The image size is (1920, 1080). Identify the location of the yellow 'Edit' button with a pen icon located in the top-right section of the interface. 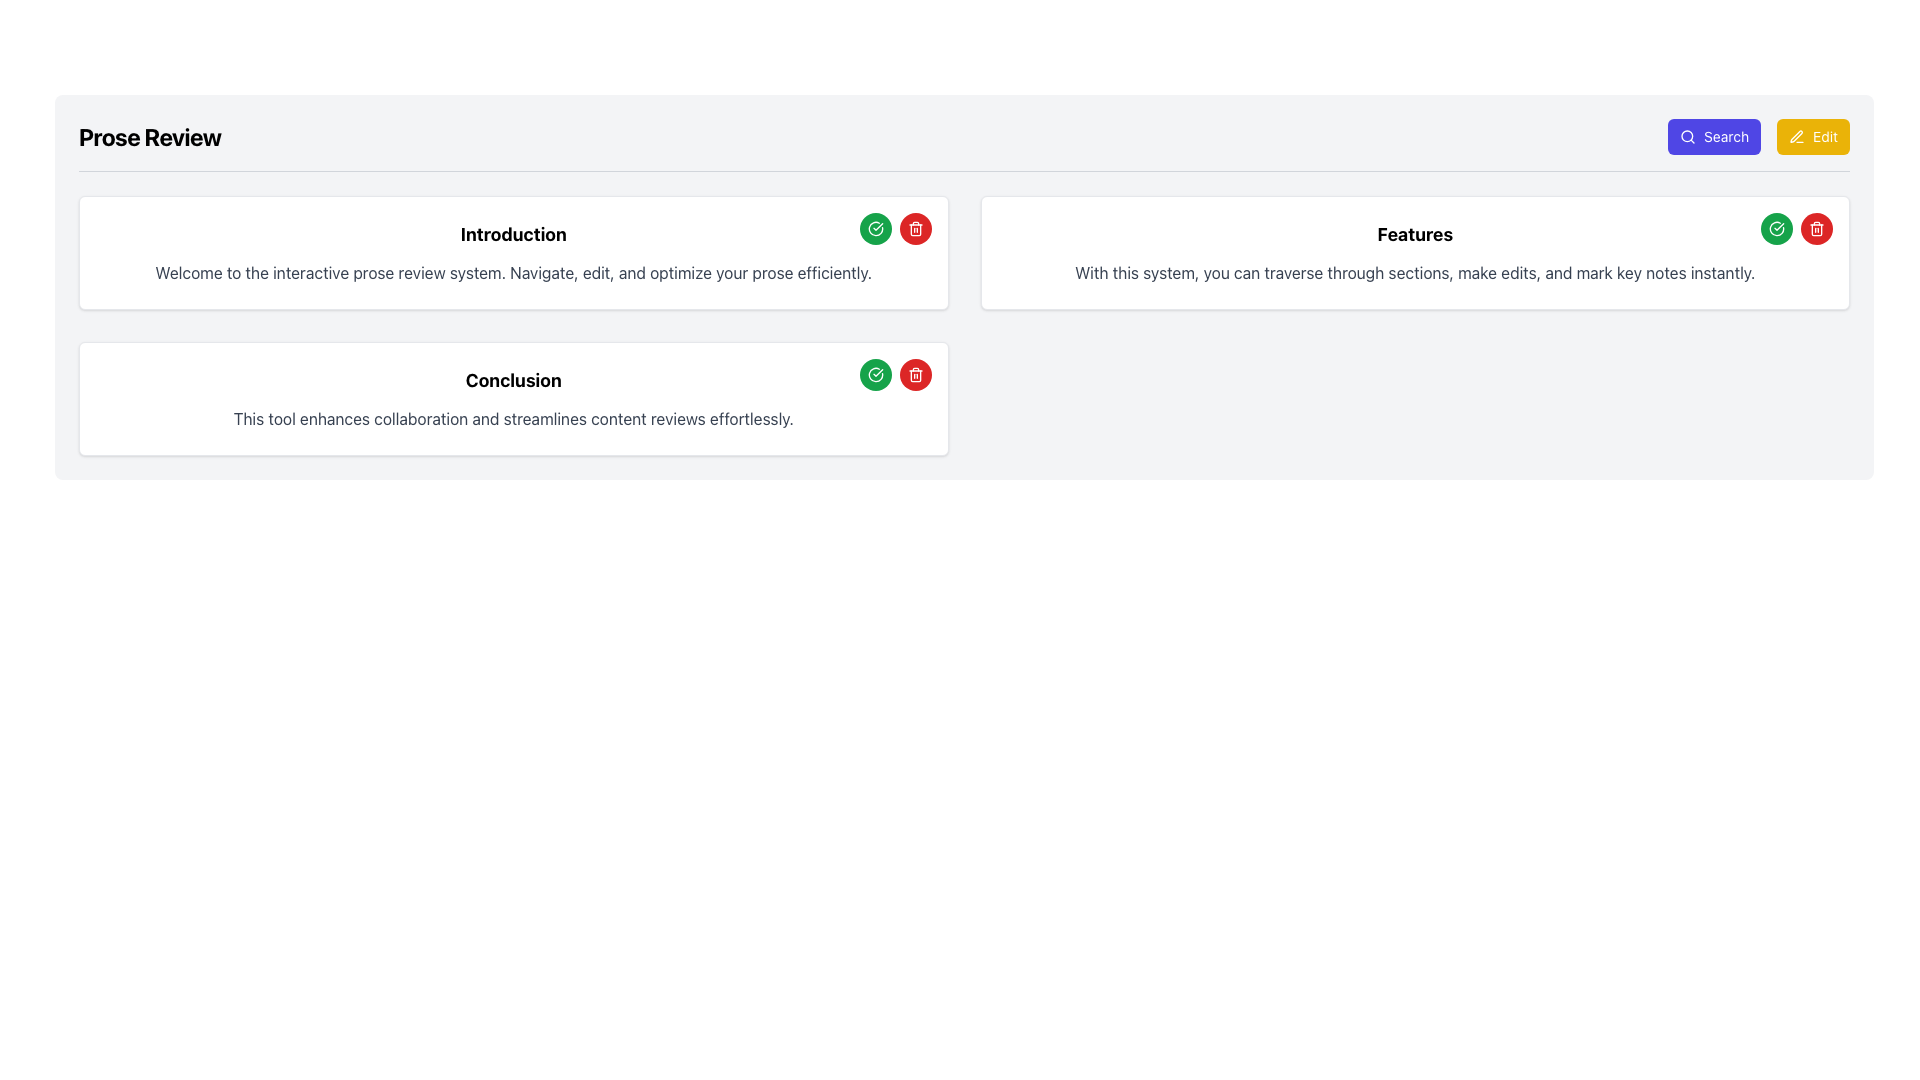
(1813, 136).